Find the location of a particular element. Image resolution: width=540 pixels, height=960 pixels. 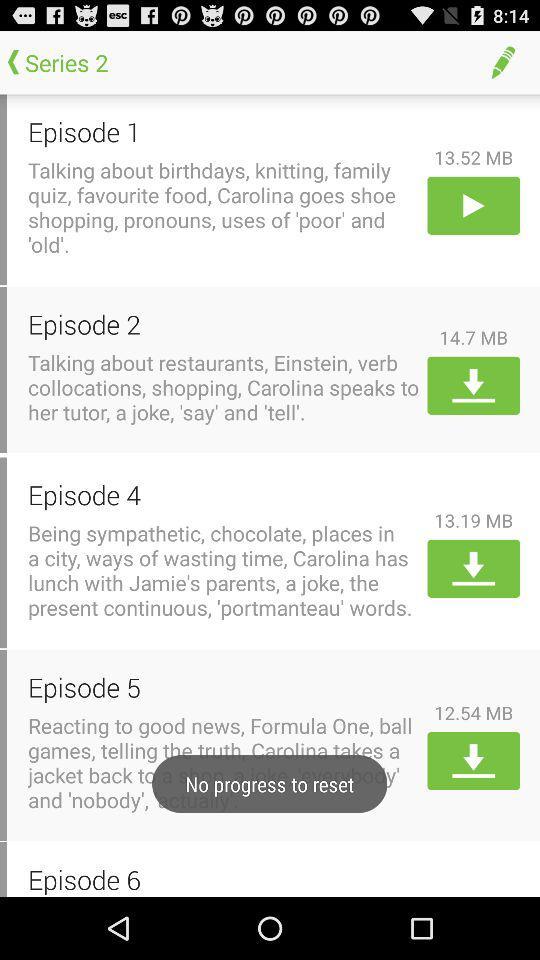

content is located at coordinates (472, 205).